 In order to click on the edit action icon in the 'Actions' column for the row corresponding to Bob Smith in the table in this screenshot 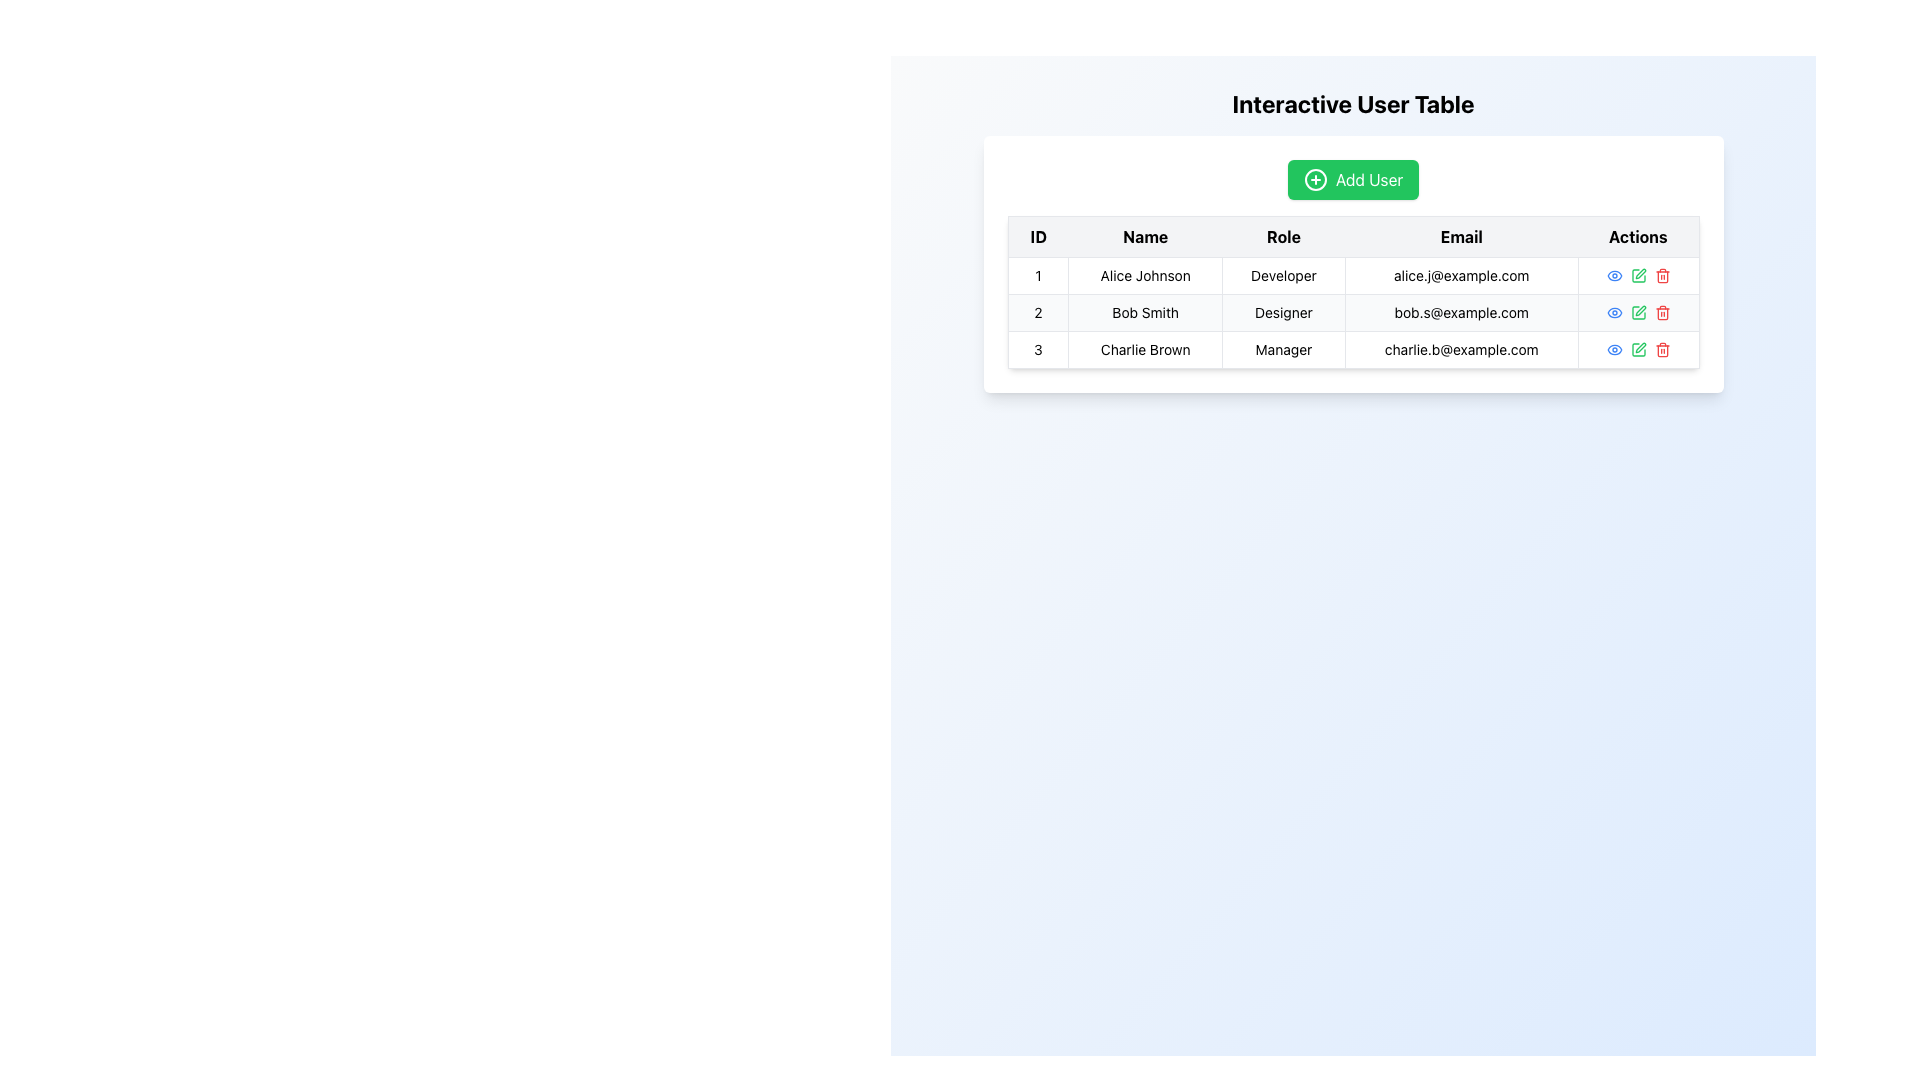, I will do `click(1640, 273)`.